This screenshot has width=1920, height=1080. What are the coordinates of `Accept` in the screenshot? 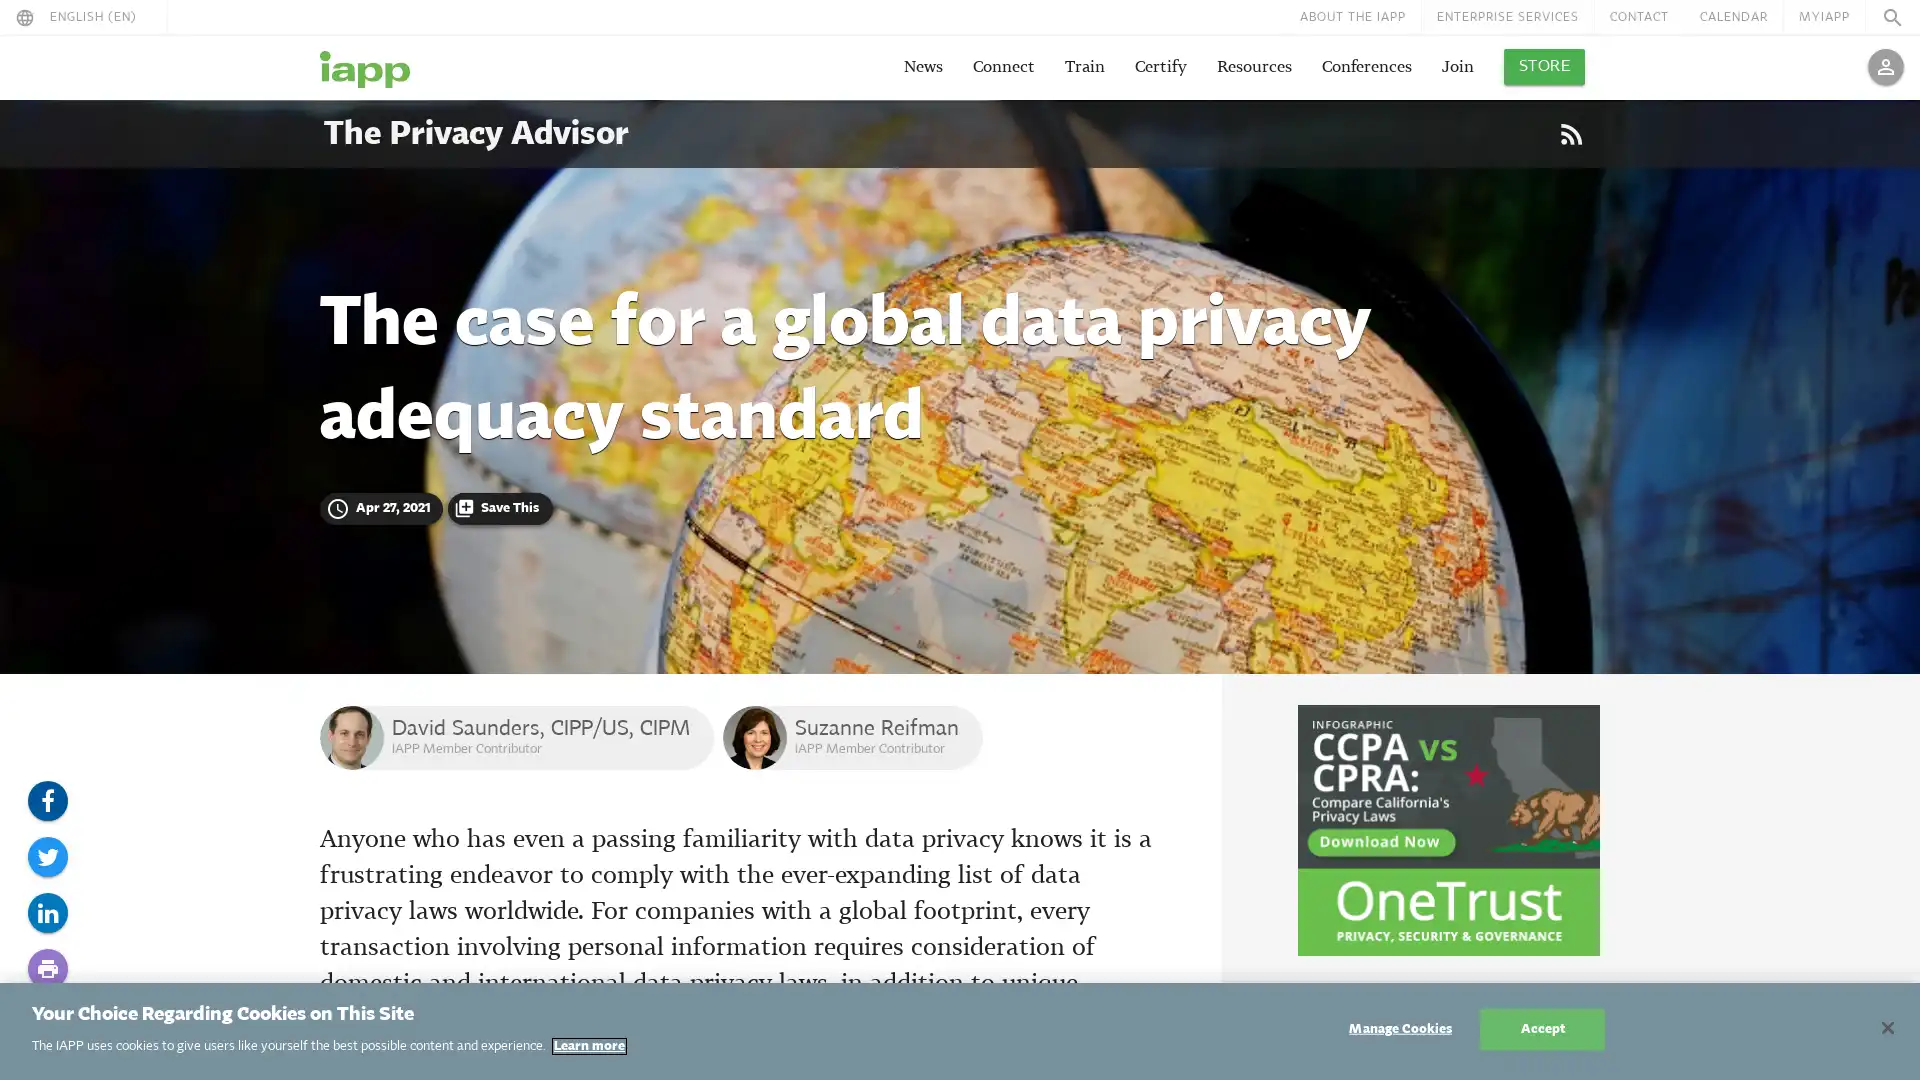 It's located at (1541, 1029).